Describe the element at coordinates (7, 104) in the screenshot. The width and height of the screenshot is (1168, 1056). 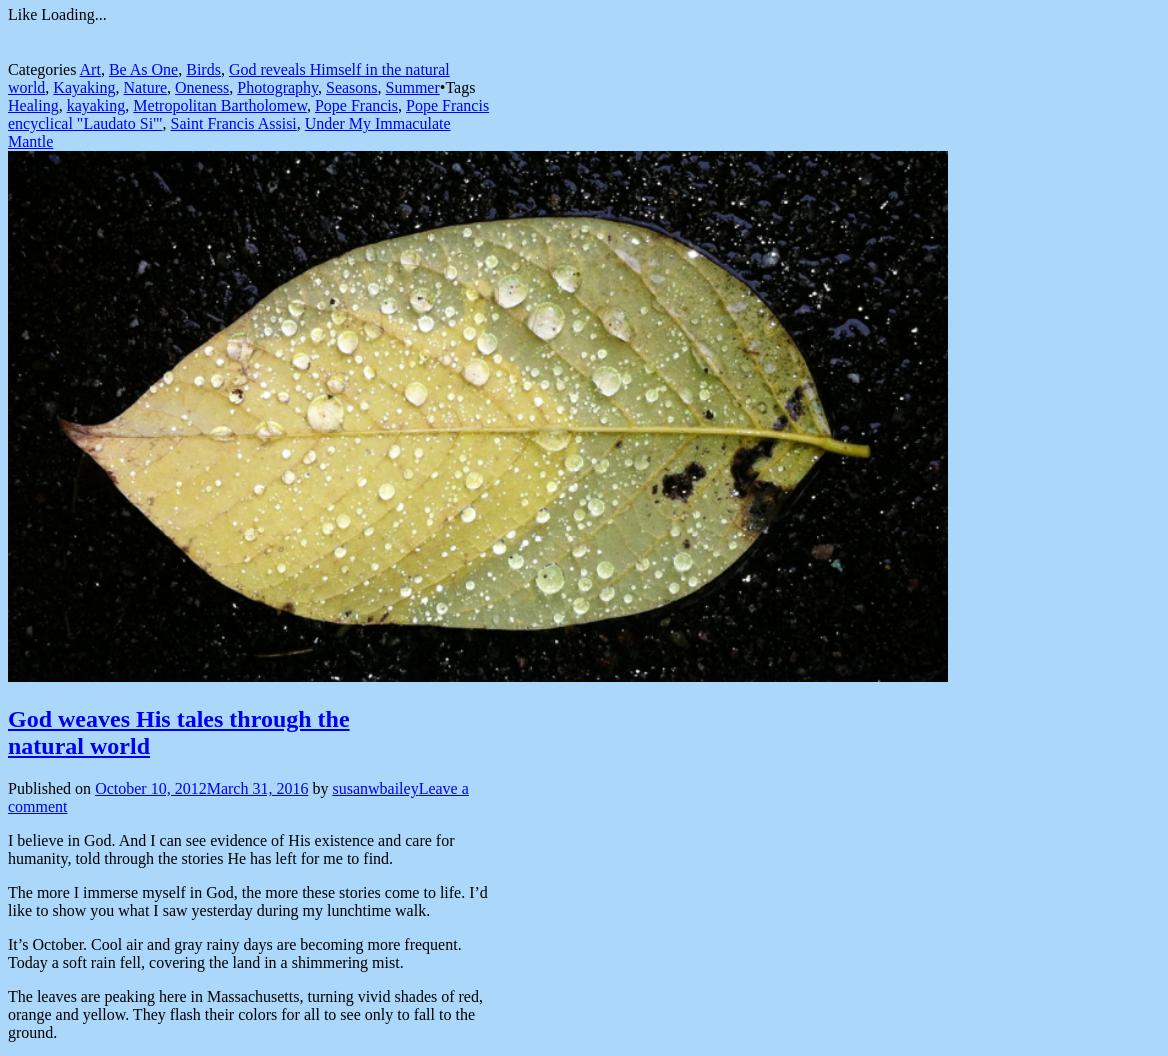
I see `'Healing'` at that location.